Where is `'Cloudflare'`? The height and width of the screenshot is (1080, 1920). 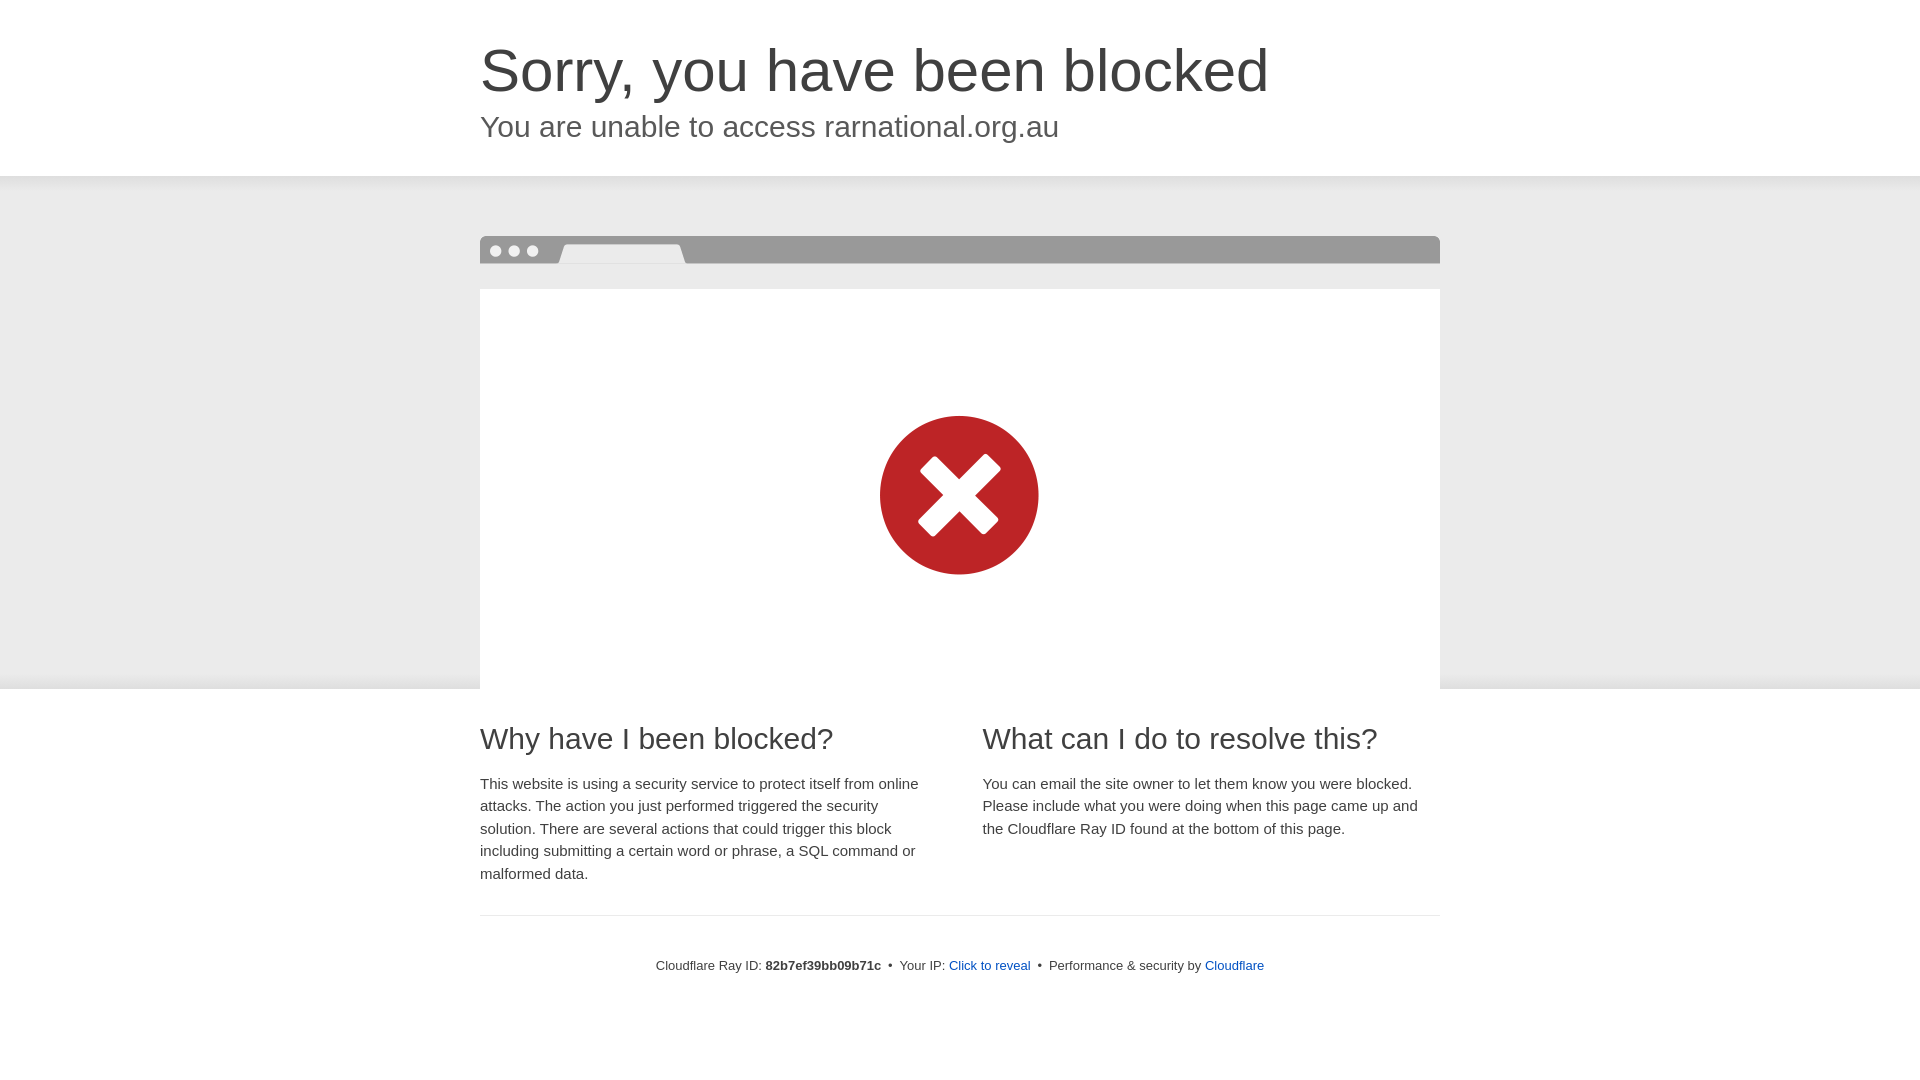
'Cloudflare' is located at coordinates (1233, 964).